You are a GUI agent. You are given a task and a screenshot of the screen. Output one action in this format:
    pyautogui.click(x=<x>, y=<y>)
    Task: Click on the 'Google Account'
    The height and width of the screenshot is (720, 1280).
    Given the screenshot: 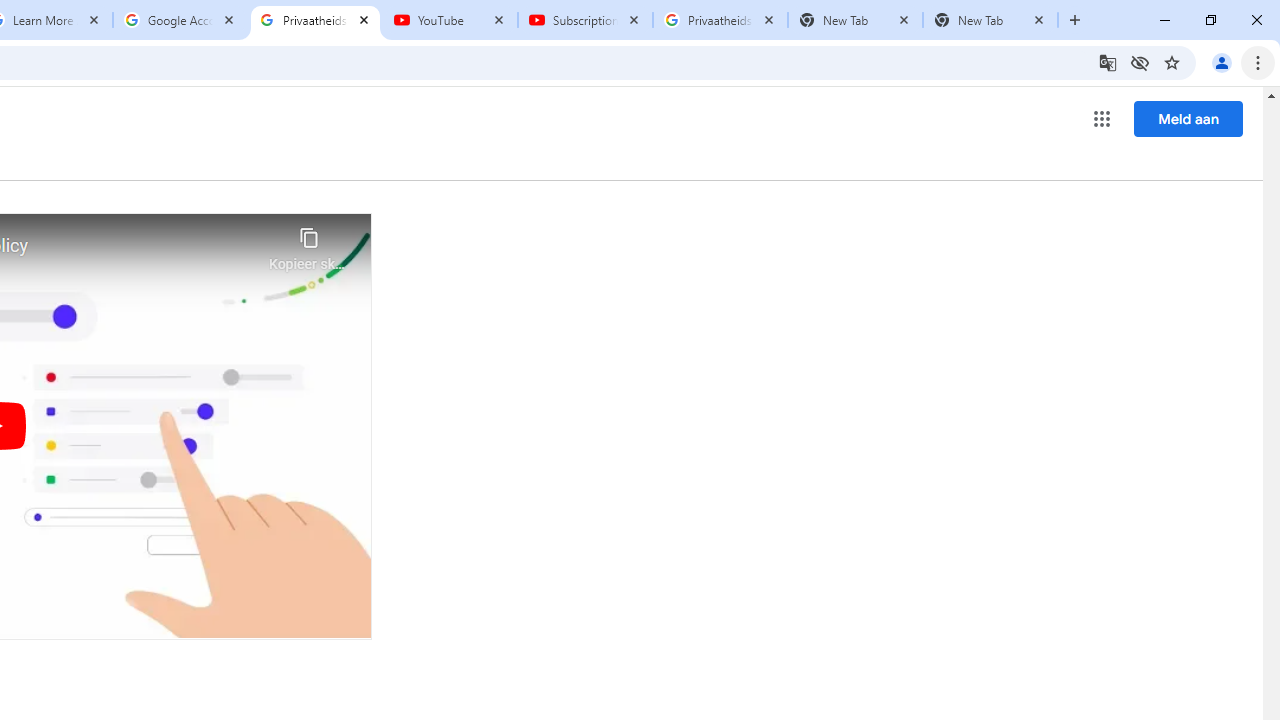 What is the action you would take?
    pyautogui.click(x=180, y=20)
    